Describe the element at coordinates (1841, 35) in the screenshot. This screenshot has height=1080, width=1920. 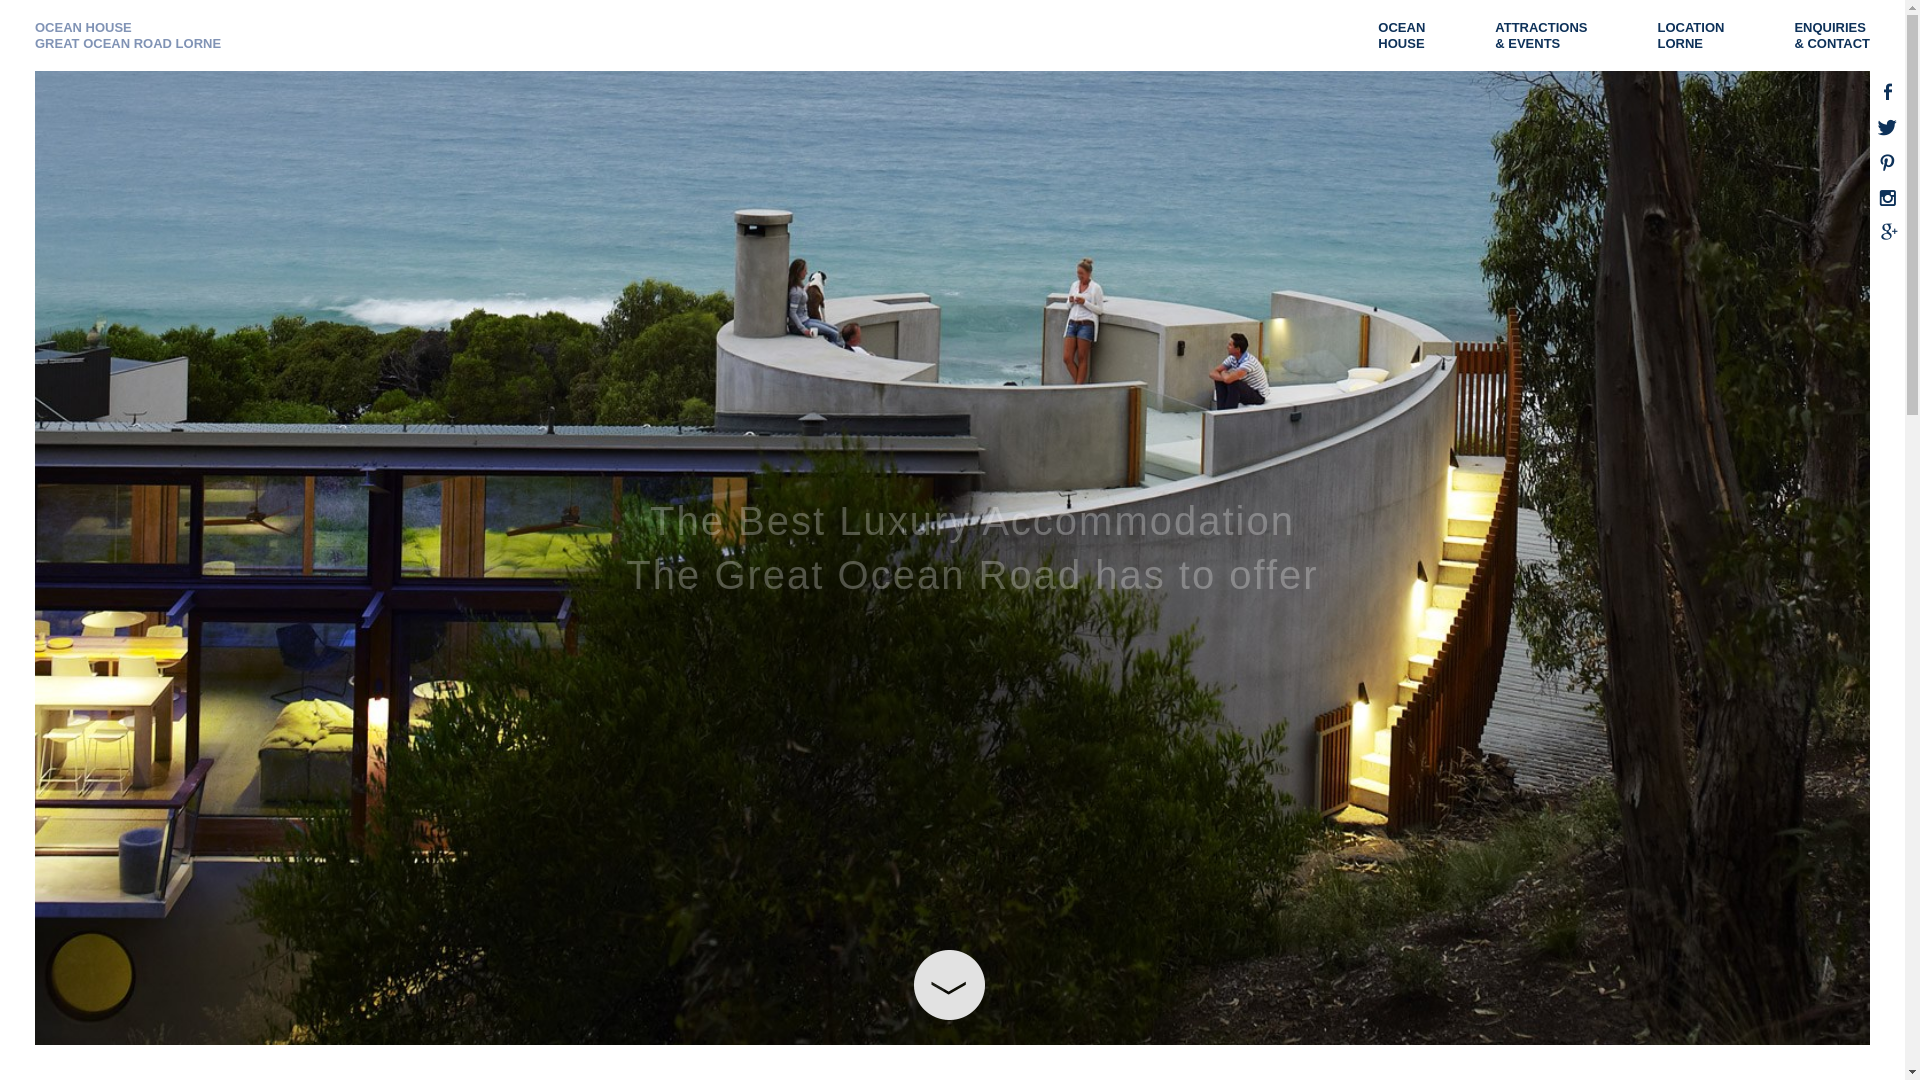
I see `'ENQUIRIES` at that location.